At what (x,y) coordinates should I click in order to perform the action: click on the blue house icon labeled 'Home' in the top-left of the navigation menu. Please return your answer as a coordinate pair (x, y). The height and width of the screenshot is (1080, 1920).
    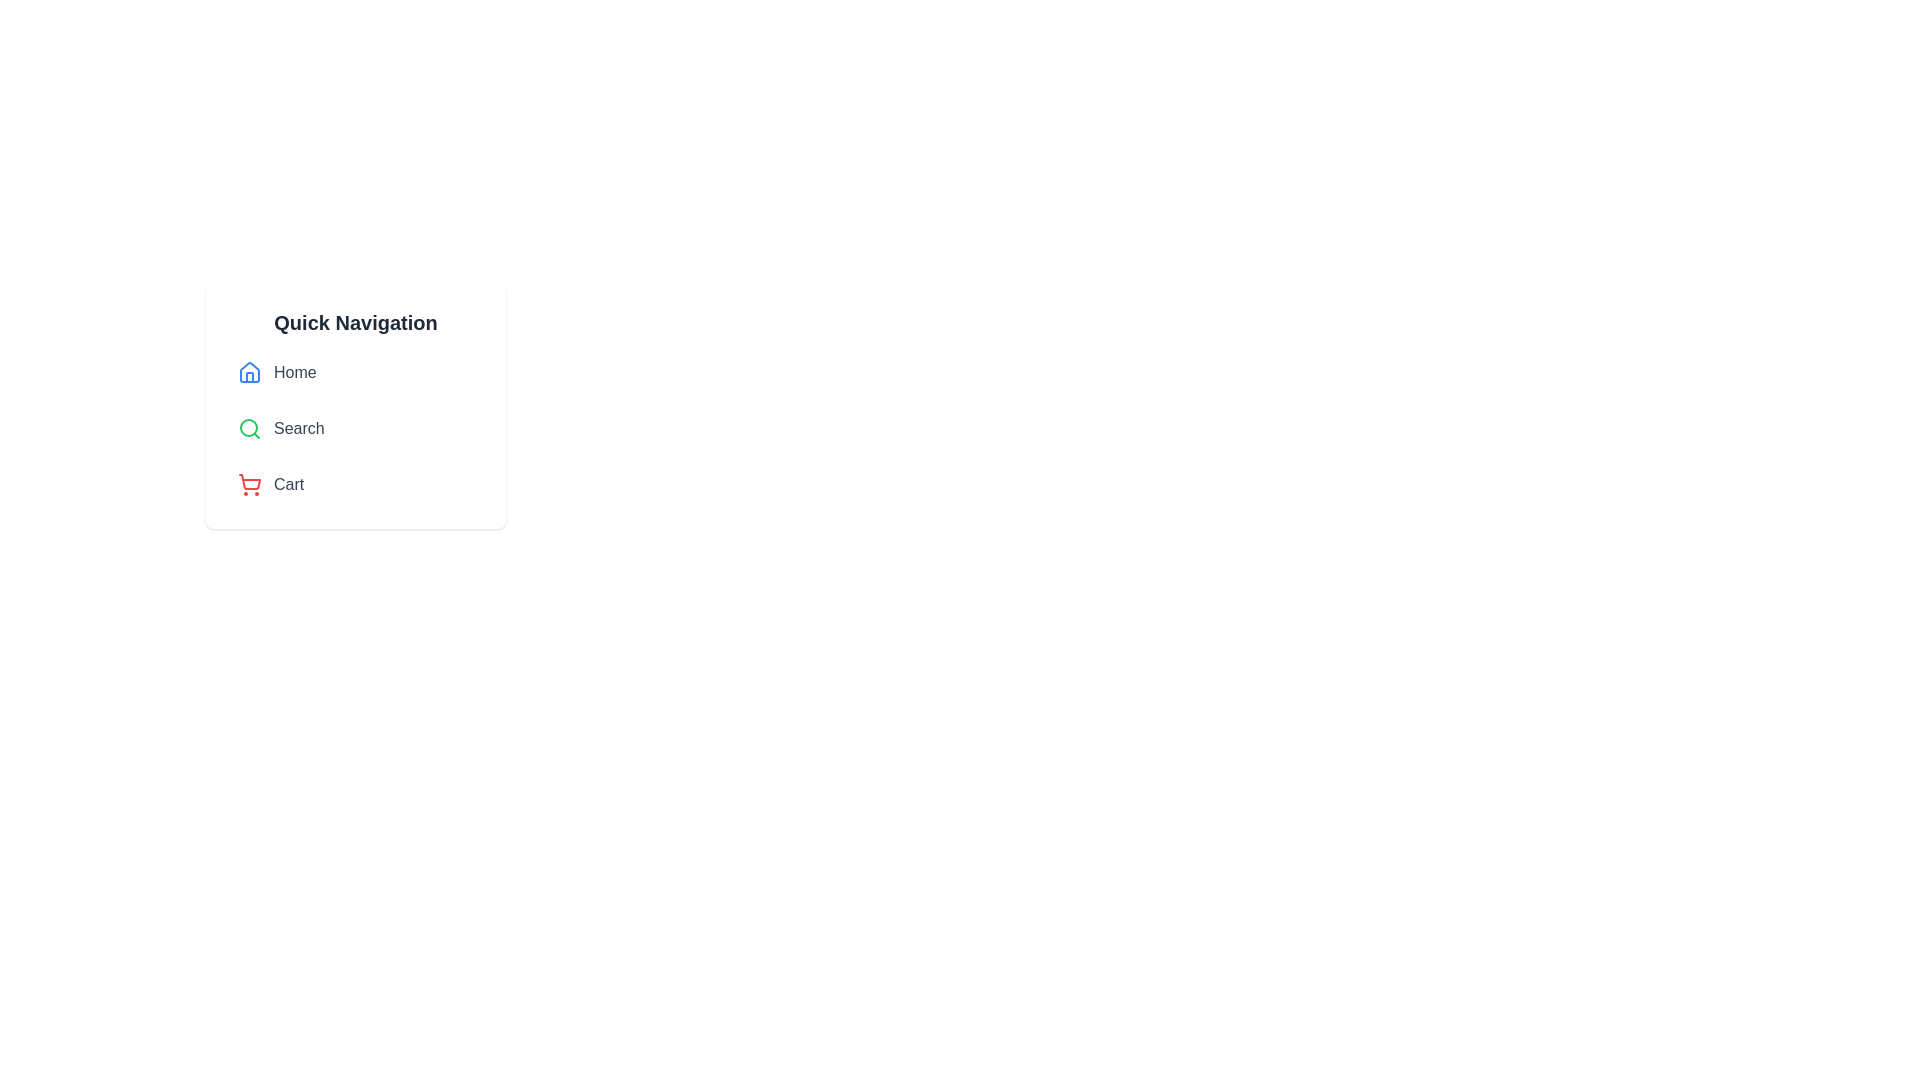
    Looking at the image, I should click on (248, 371).